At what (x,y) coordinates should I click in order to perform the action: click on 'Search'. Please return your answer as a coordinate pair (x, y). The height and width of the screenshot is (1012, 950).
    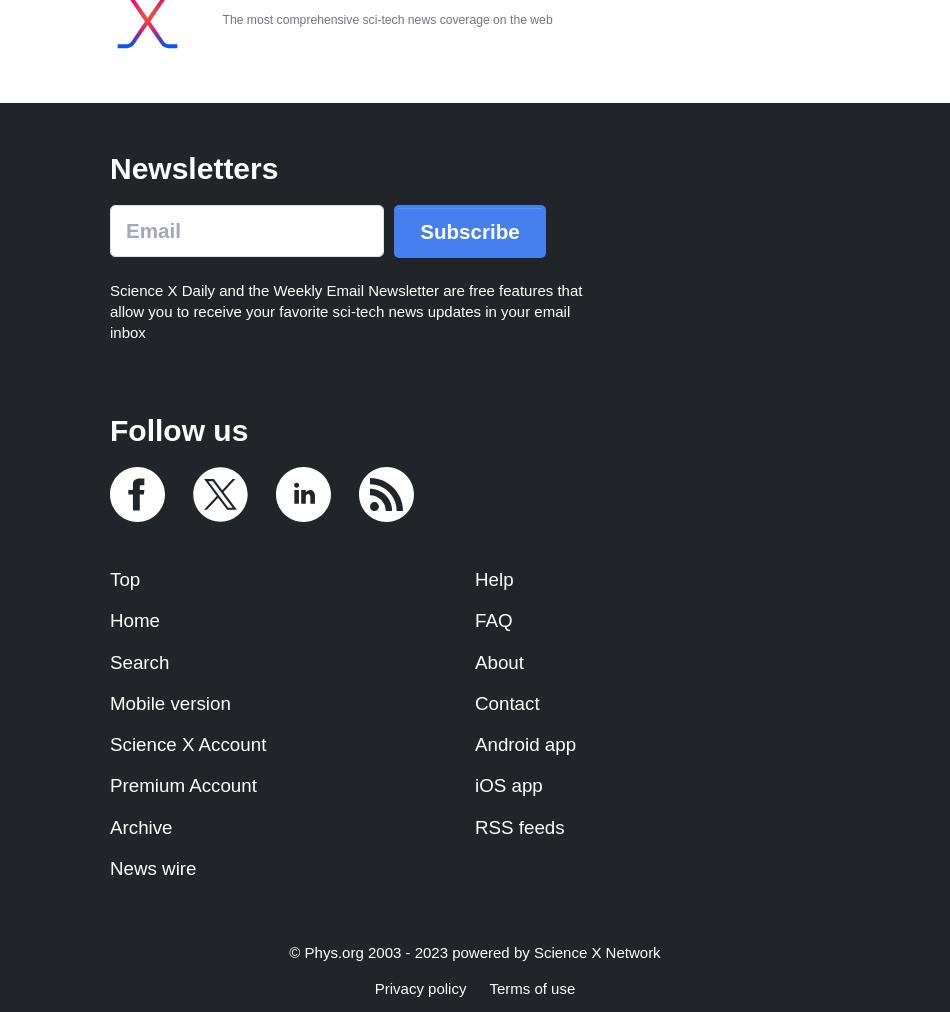
    Looking at the image, I should click on (139, 661).